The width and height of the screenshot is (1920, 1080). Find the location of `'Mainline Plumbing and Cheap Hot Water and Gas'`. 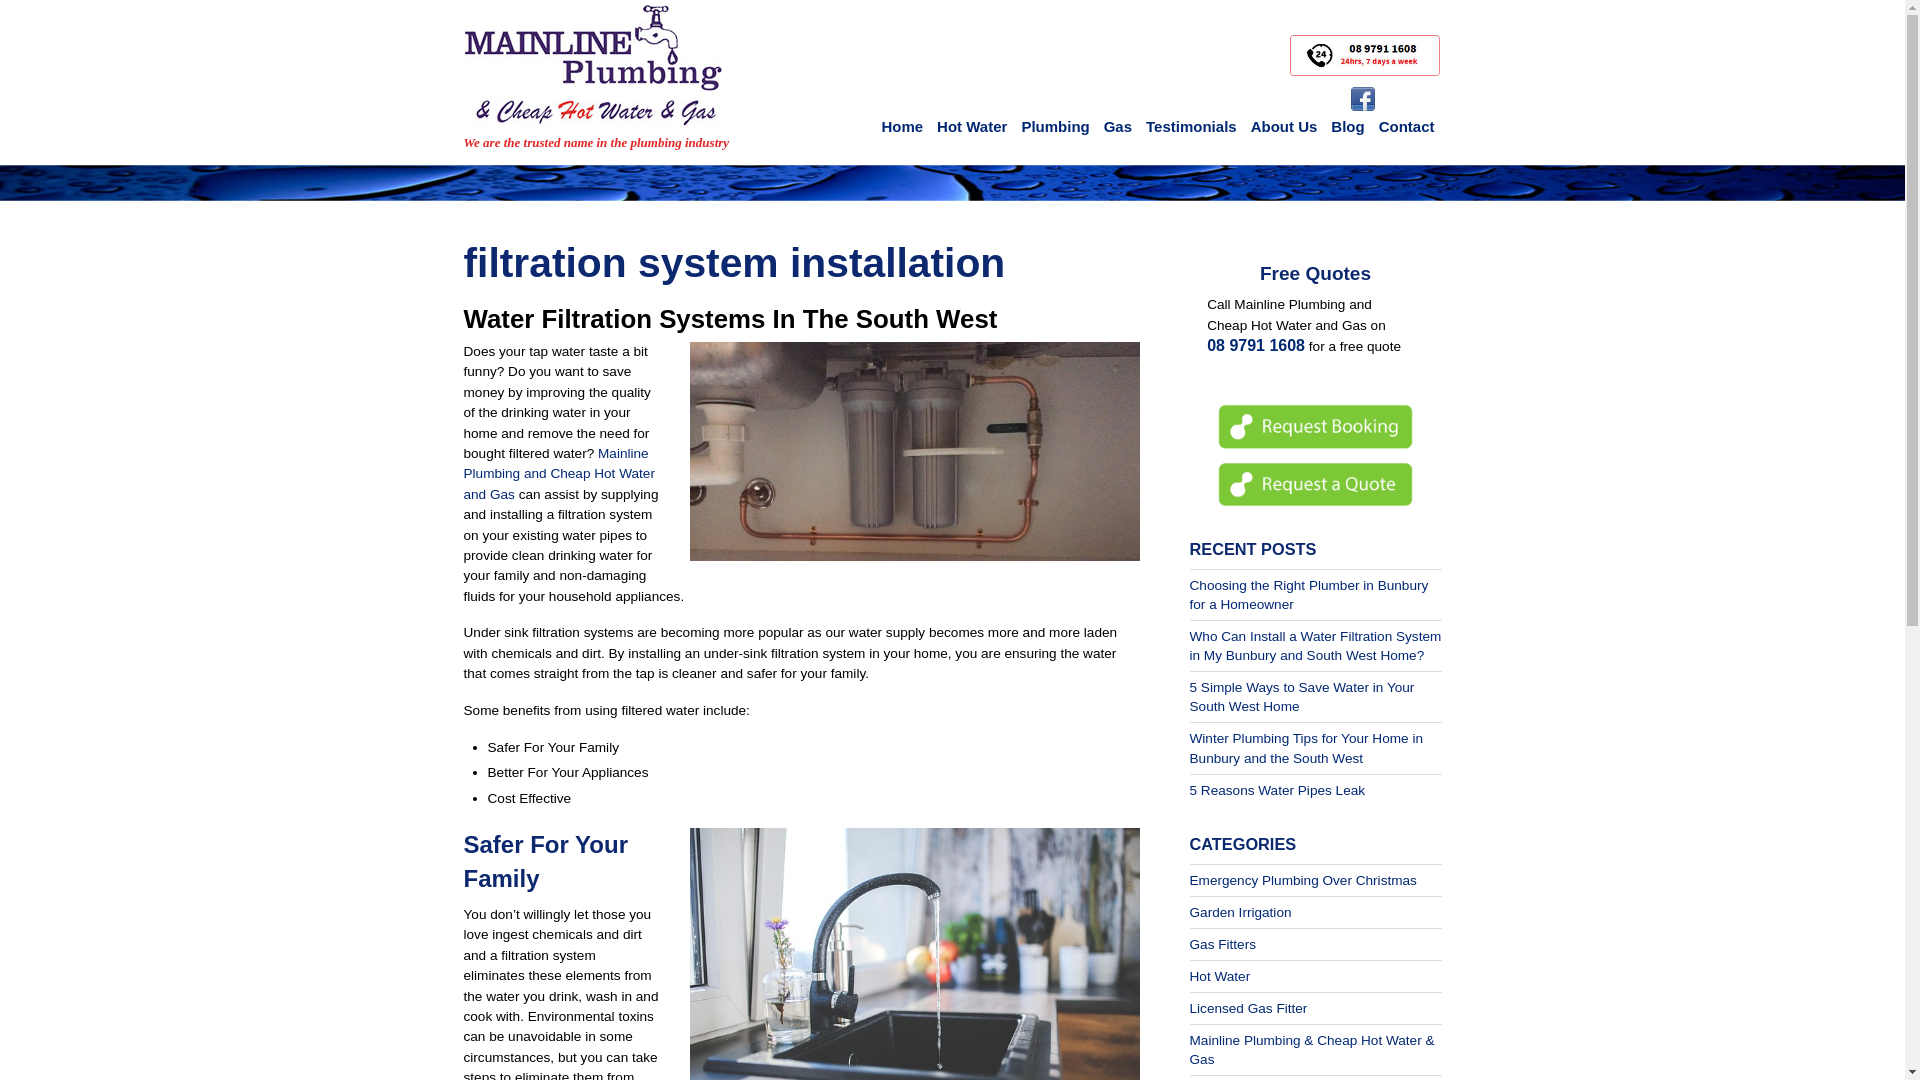

'Mainline Plumbing and Cheap Hot Water and Gas' is located at coordinates (559, 474).